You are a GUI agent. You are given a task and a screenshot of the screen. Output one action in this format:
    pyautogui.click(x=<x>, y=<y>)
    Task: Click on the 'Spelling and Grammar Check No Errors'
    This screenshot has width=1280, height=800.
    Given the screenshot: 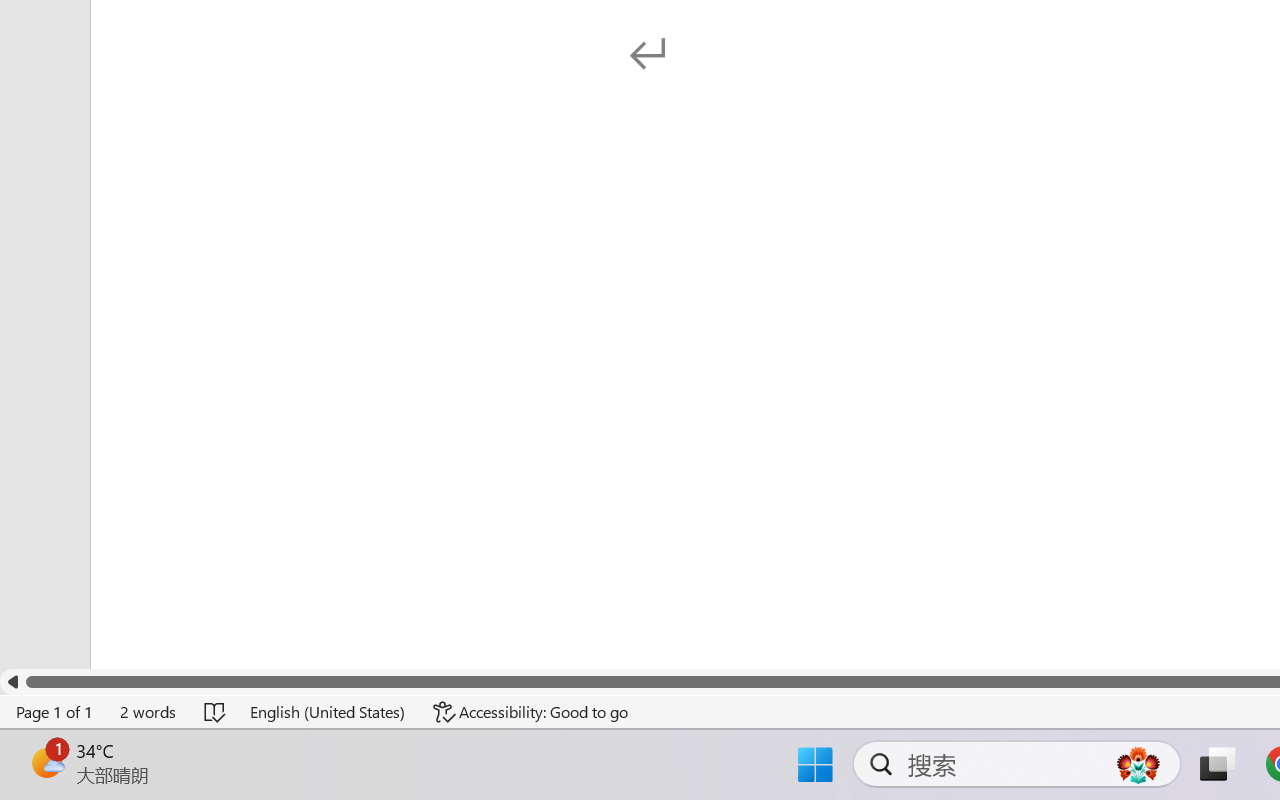 What is the action you would take?
    pyautogui.click(x=216, y=711)
    